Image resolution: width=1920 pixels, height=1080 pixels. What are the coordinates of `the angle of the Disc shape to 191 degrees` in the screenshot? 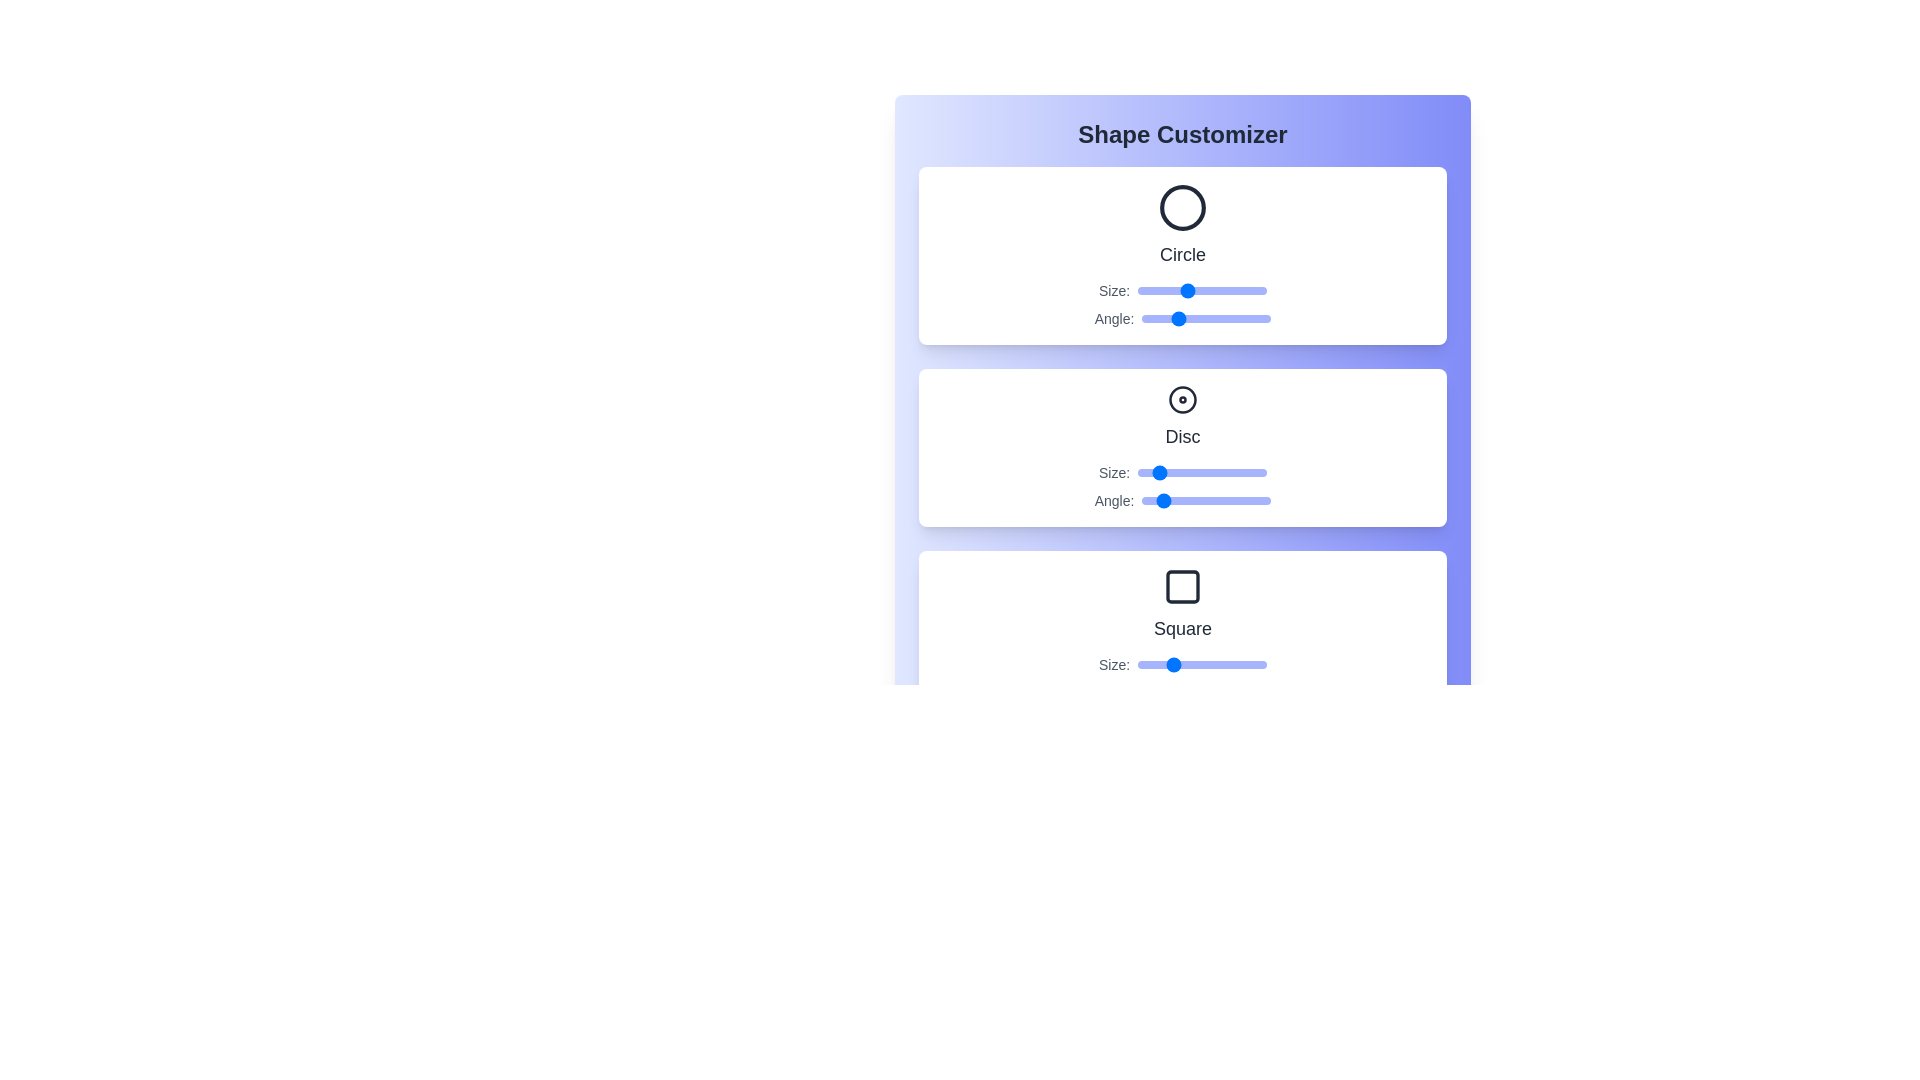 It's located at (1209, 500).